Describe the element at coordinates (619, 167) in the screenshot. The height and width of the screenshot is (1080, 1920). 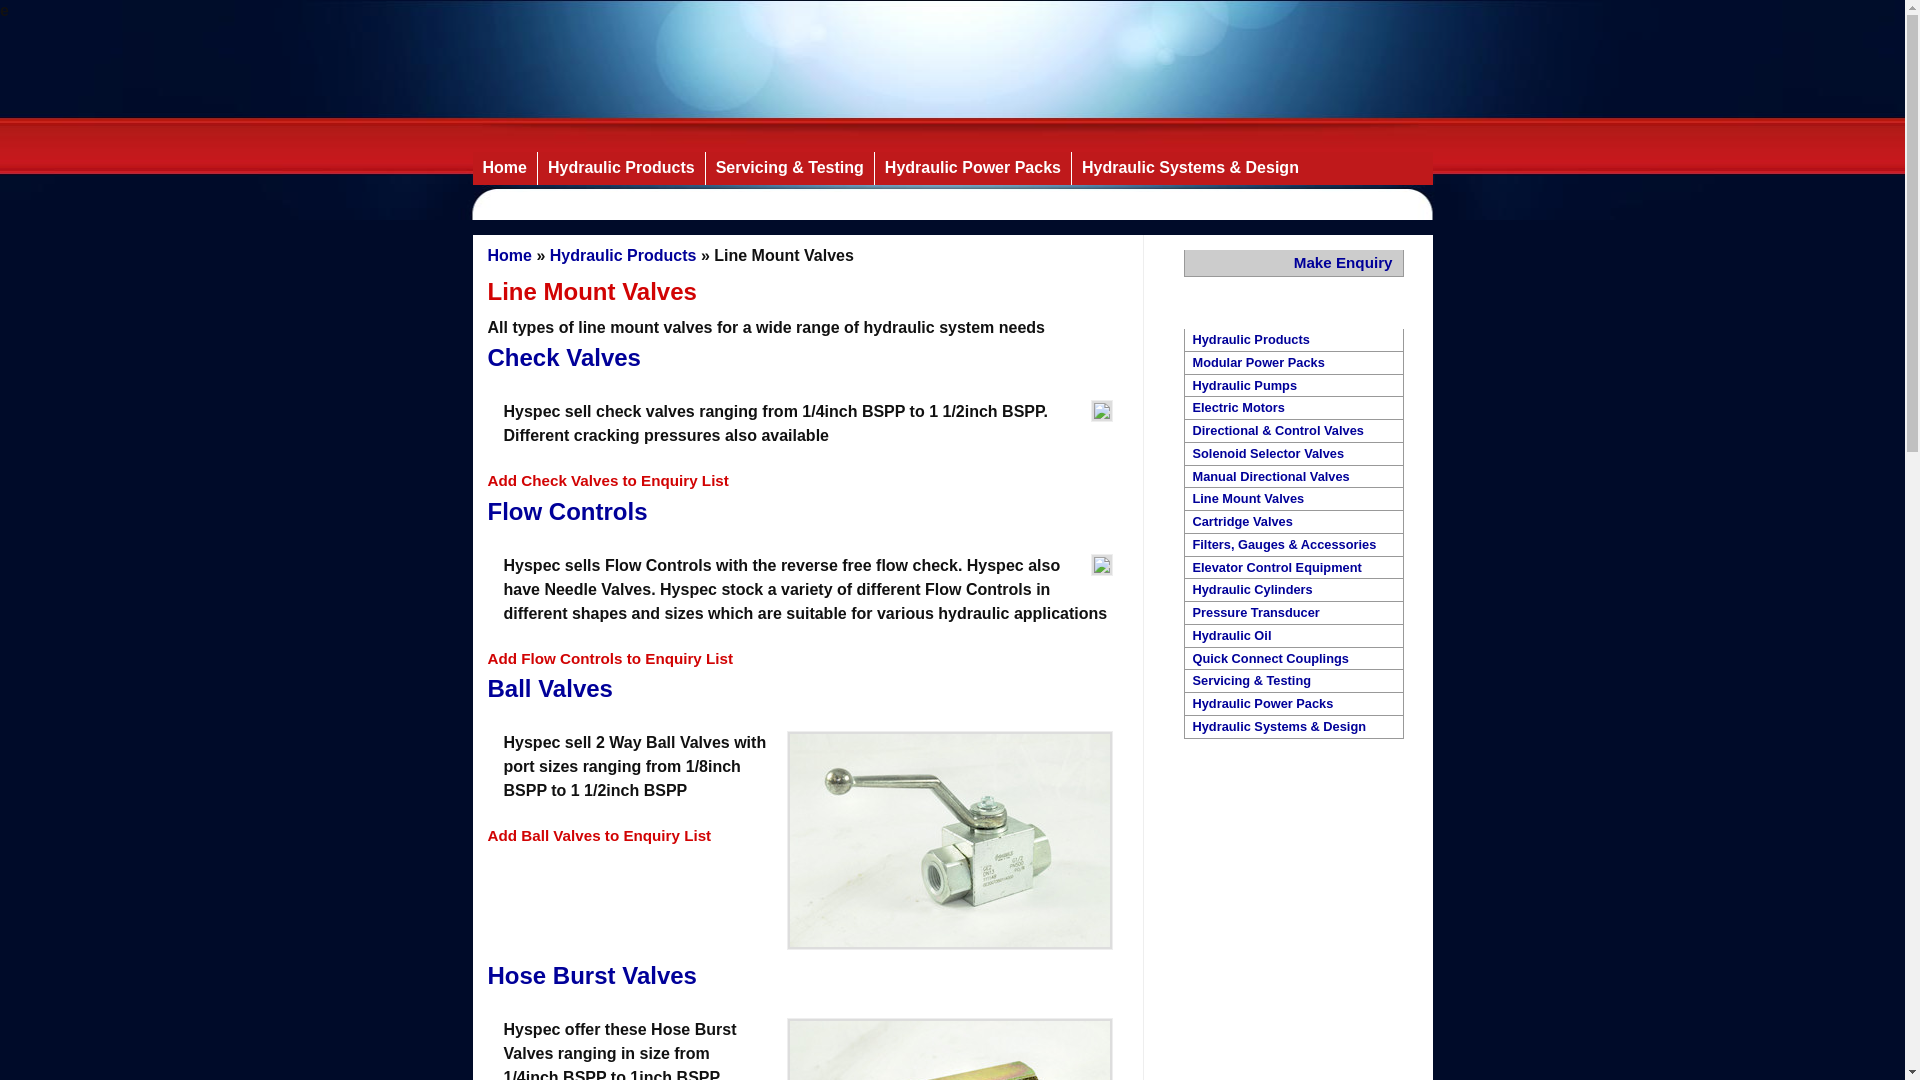
I see `'Hydraulic Products'` at that location.